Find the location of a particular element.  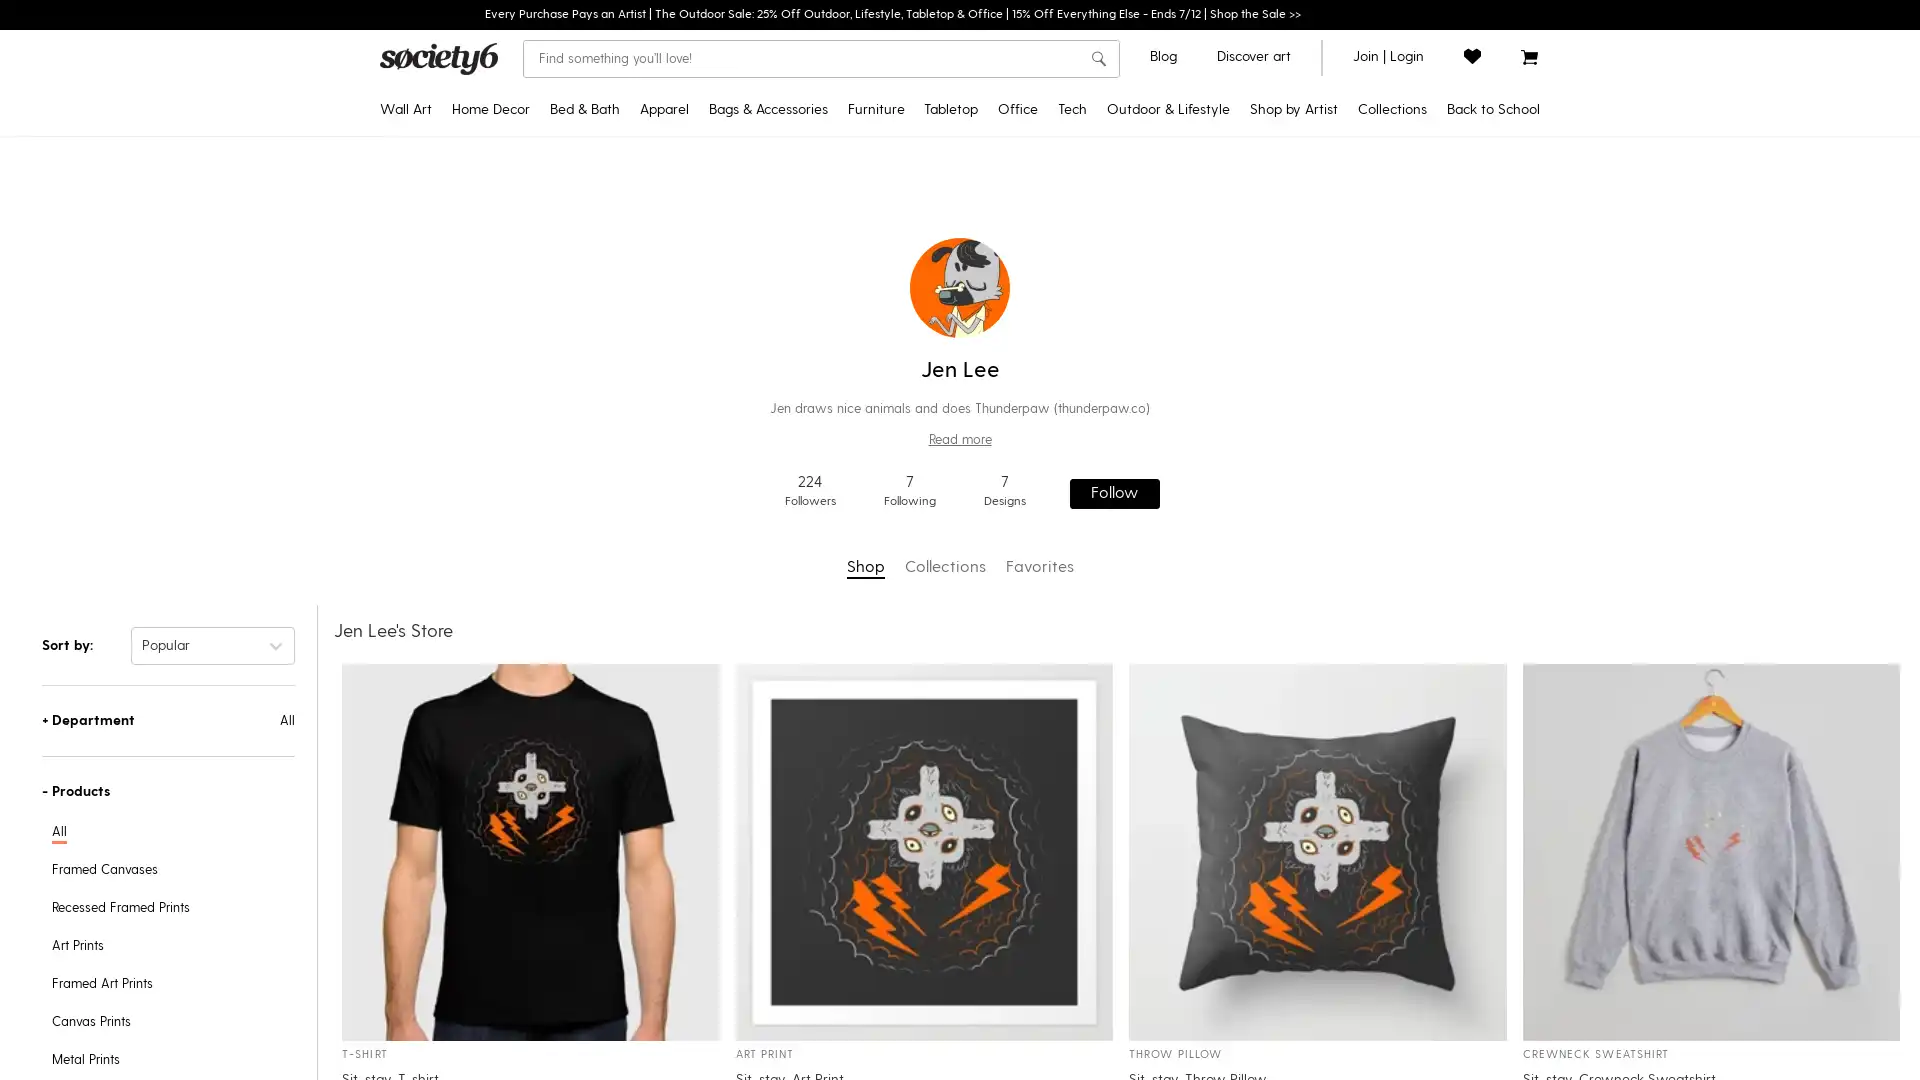

Folding Stools is located at coordinates (1196, 547).